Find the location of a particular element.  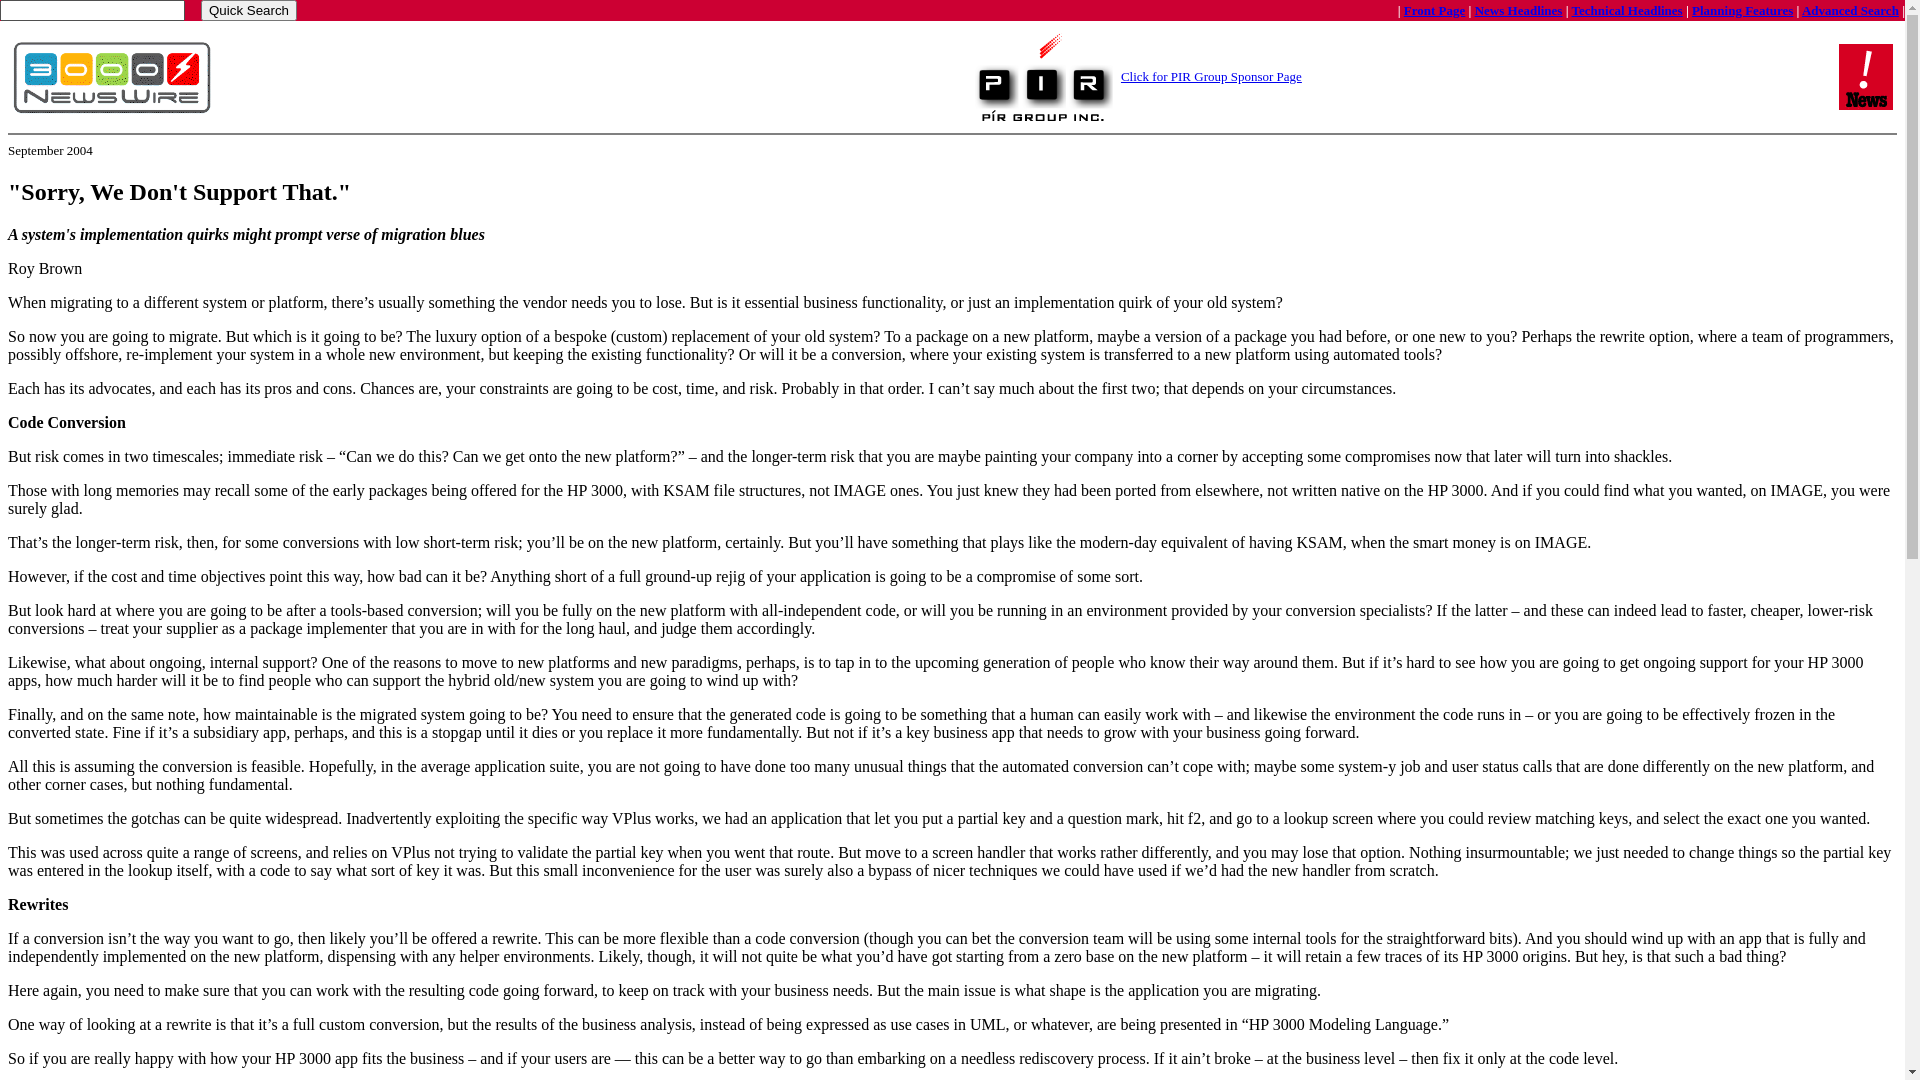

'Technical Headlines' is located at coordinates (1627, 9).